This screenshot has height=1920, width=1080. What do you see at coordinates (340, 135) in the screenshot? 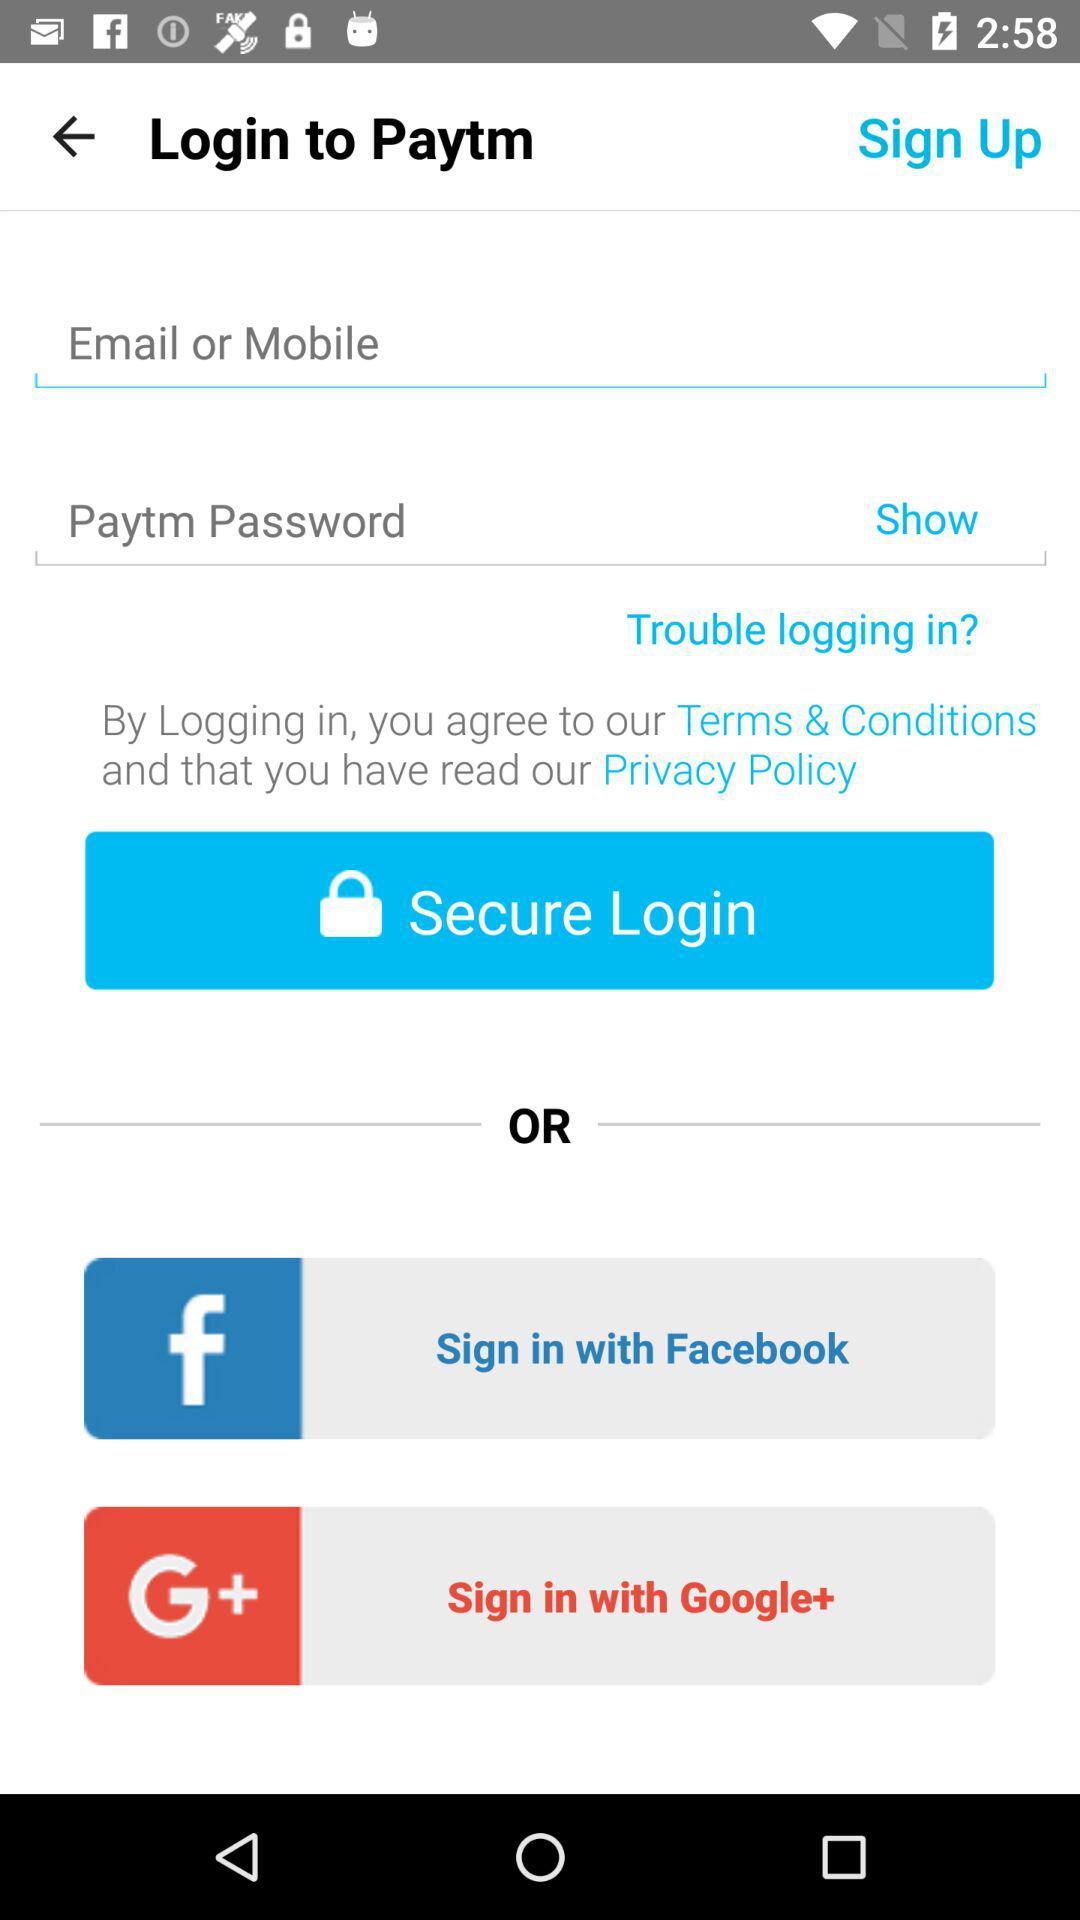
I see `login to paytm` at bounding box center [340, 135].